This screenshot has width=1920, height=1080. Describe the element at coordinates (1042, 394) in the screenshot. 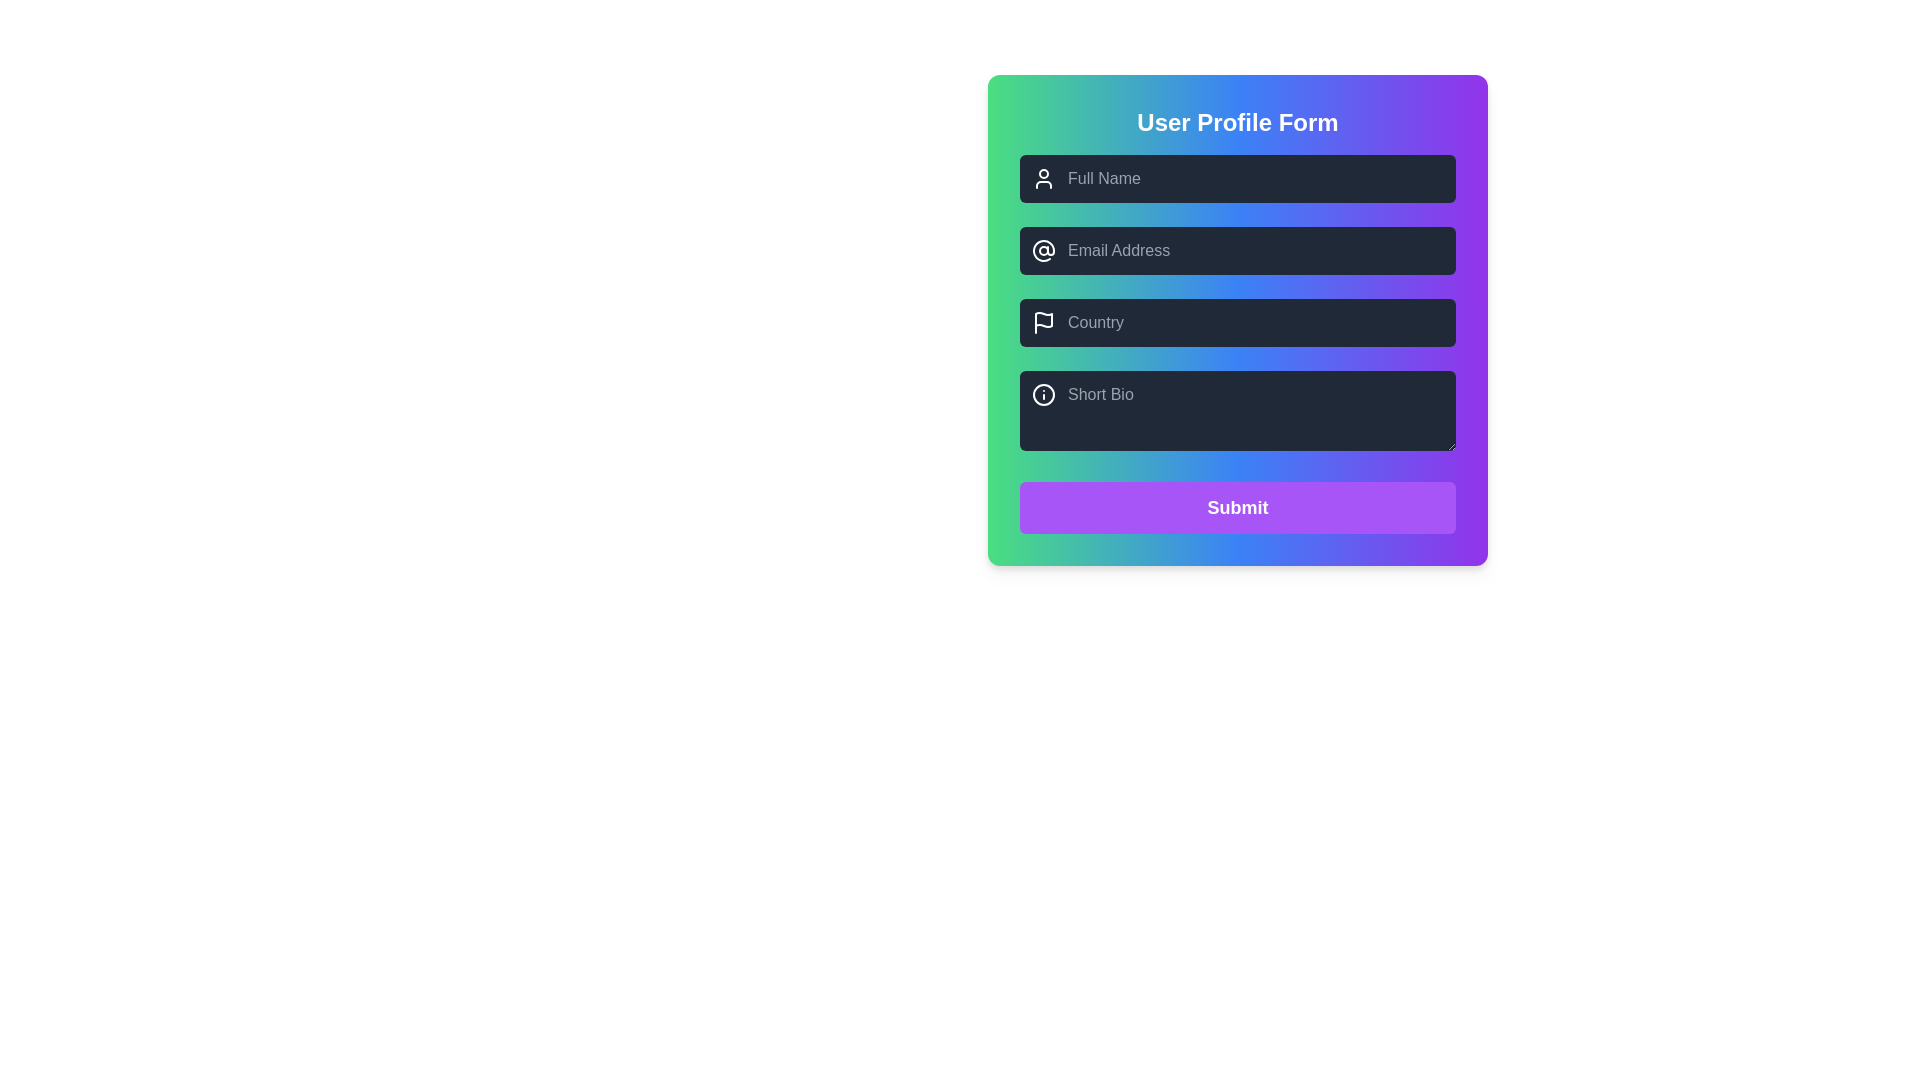

I see `the informational icon located in the top-left corner of the 'Short Bio' field` at that location.